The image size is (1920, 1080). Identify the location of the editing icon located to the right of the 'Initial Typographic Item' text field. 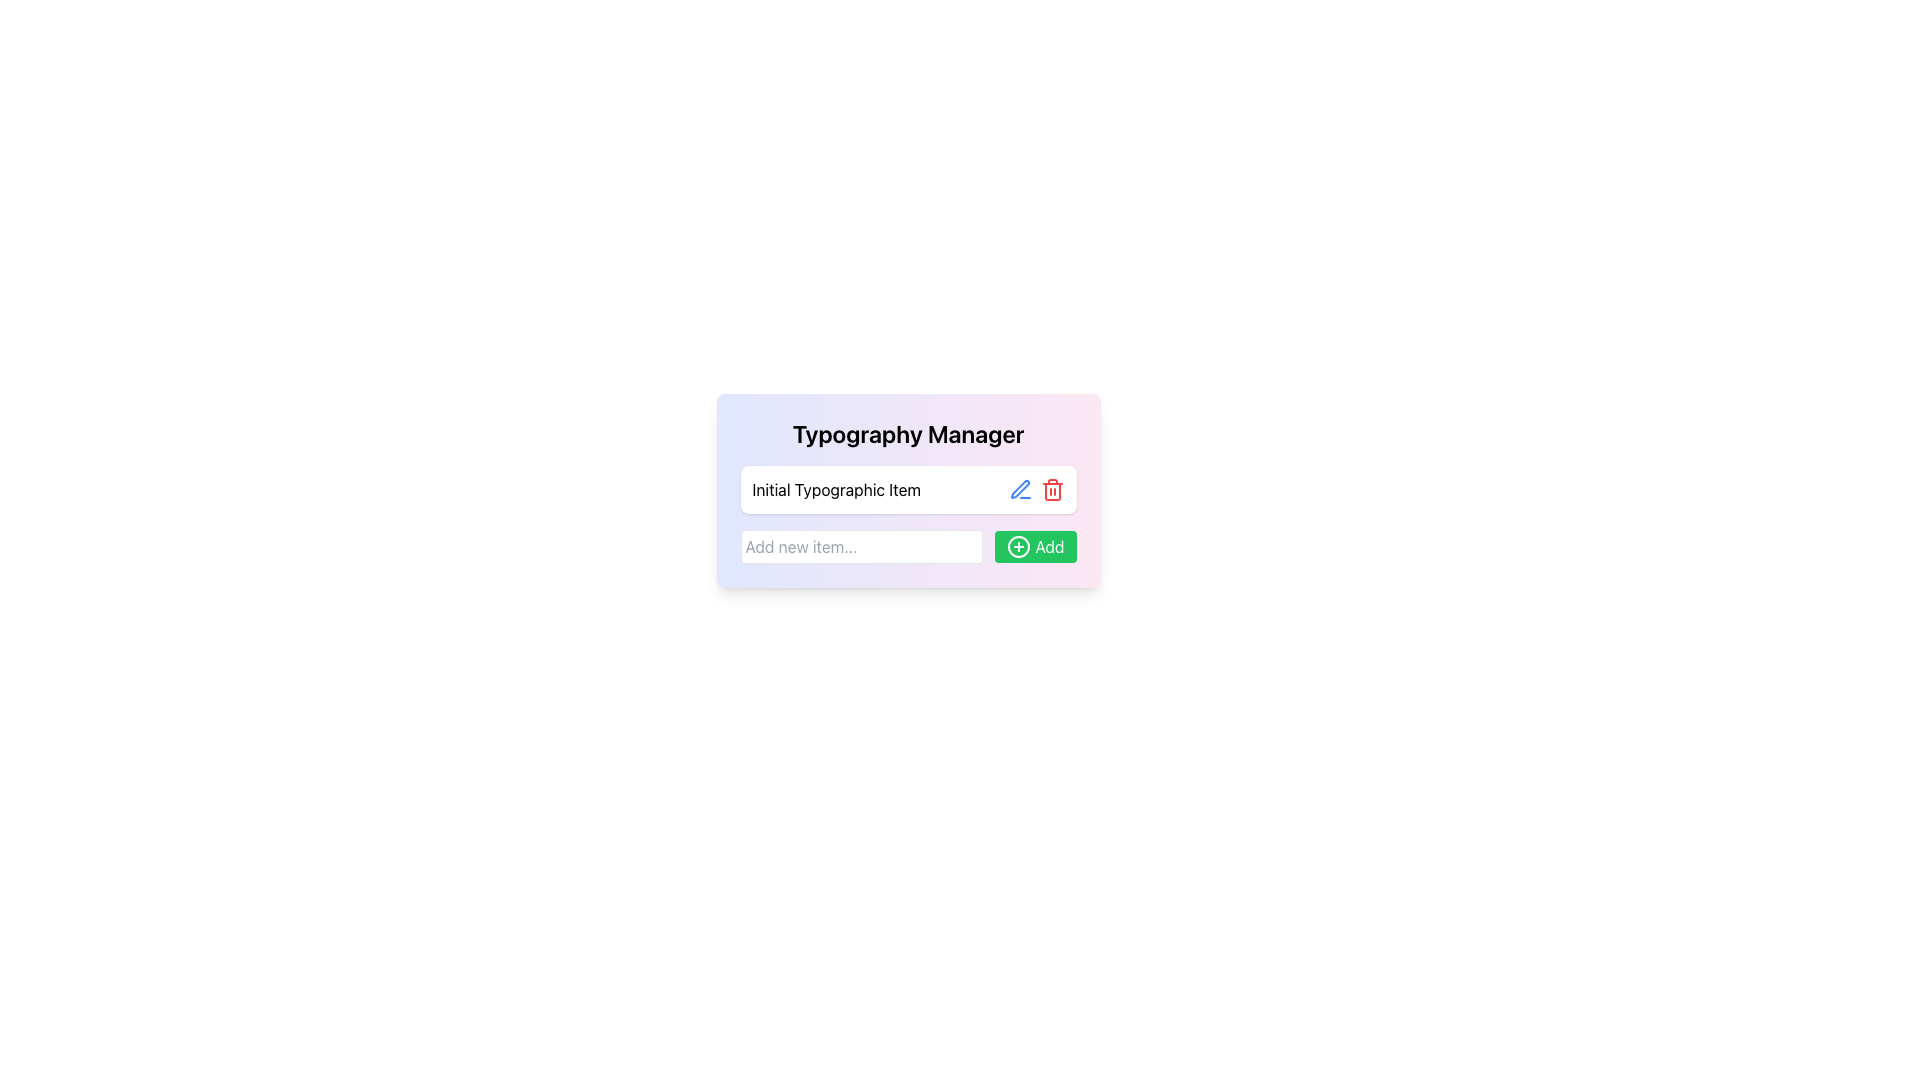
(1019, 489).